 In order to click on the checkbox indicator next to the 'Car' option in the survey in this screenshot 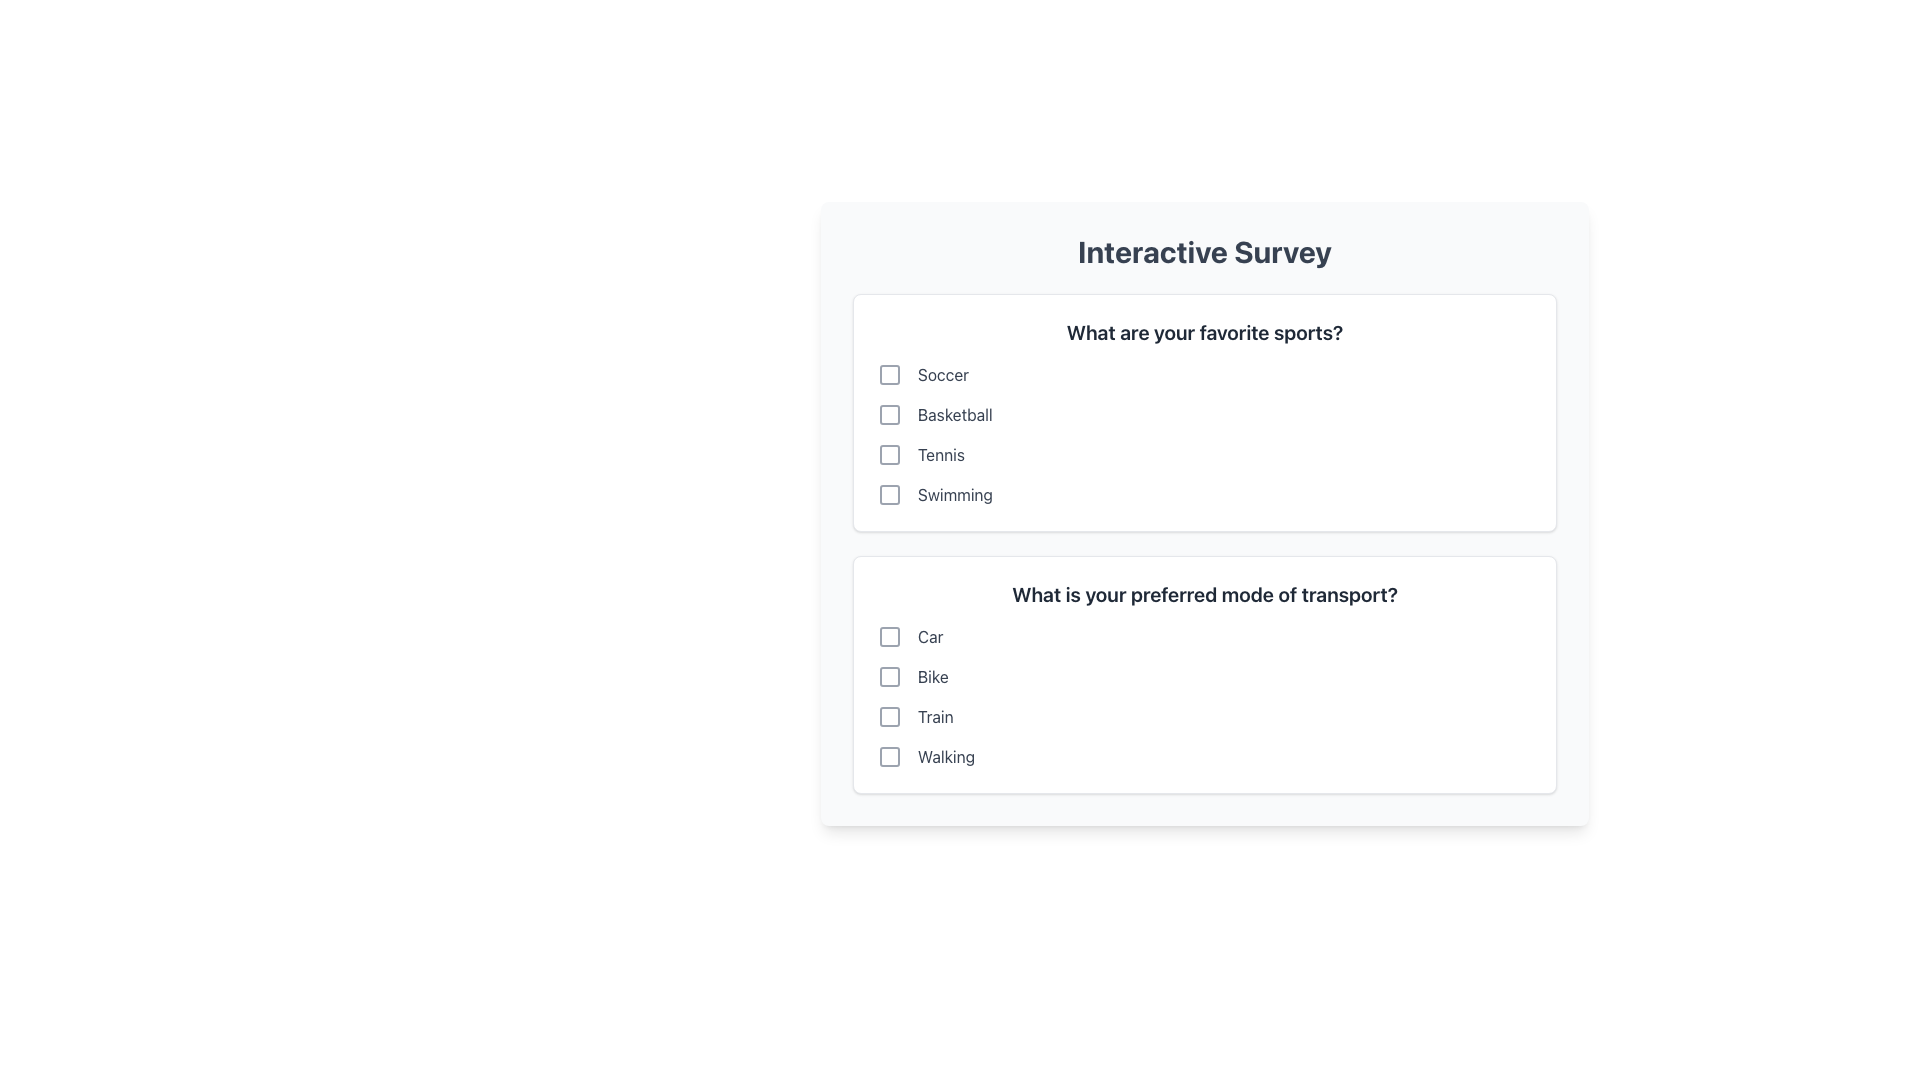, I will do `click(888, 636)`.